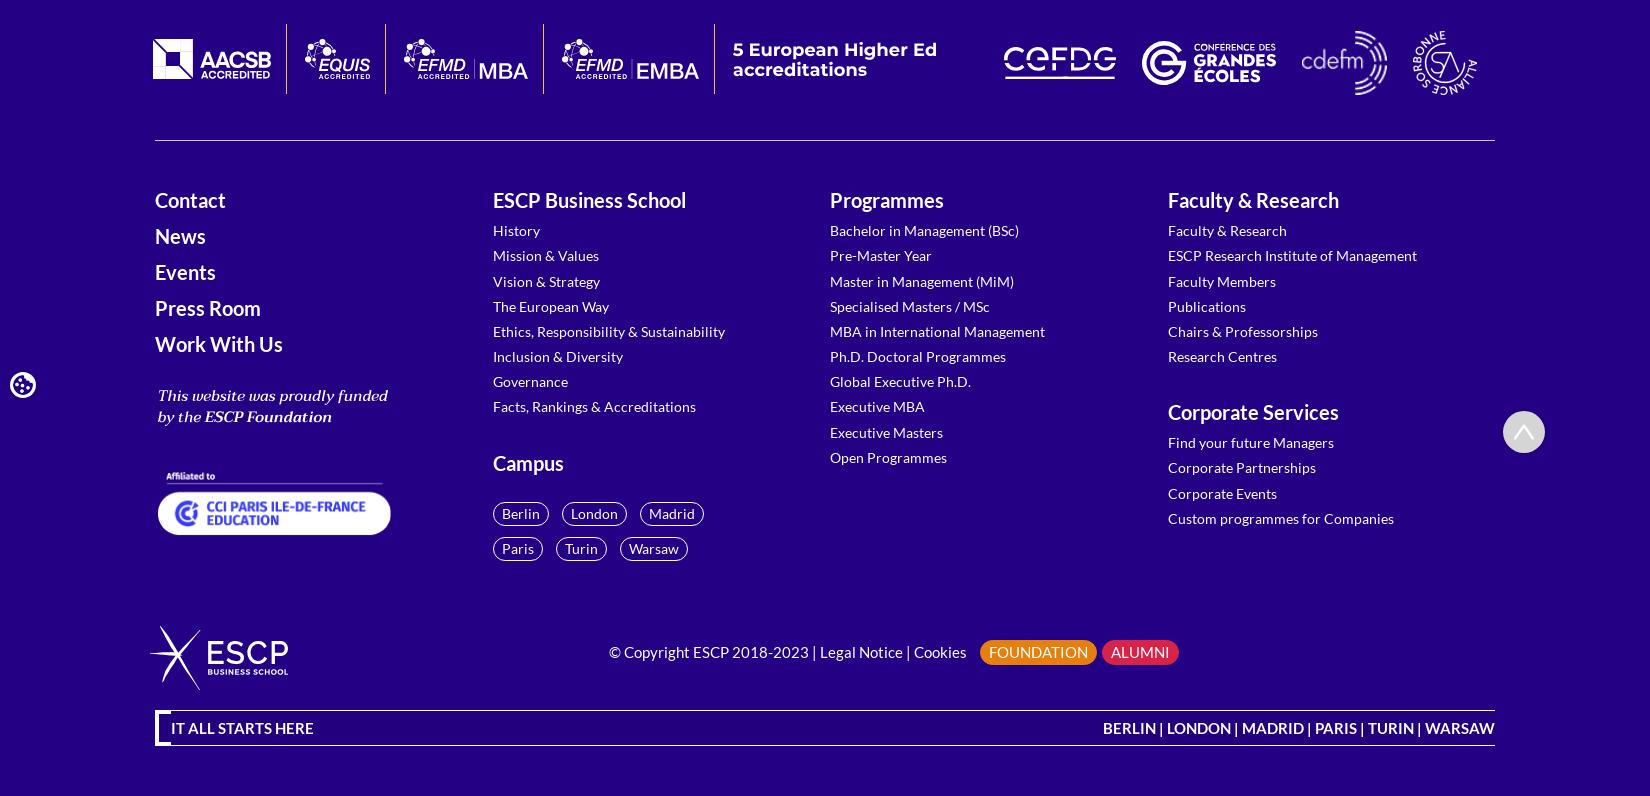 The image size is (1650, 796). I want to click on 'Corporate Services', so click(1167, 411).